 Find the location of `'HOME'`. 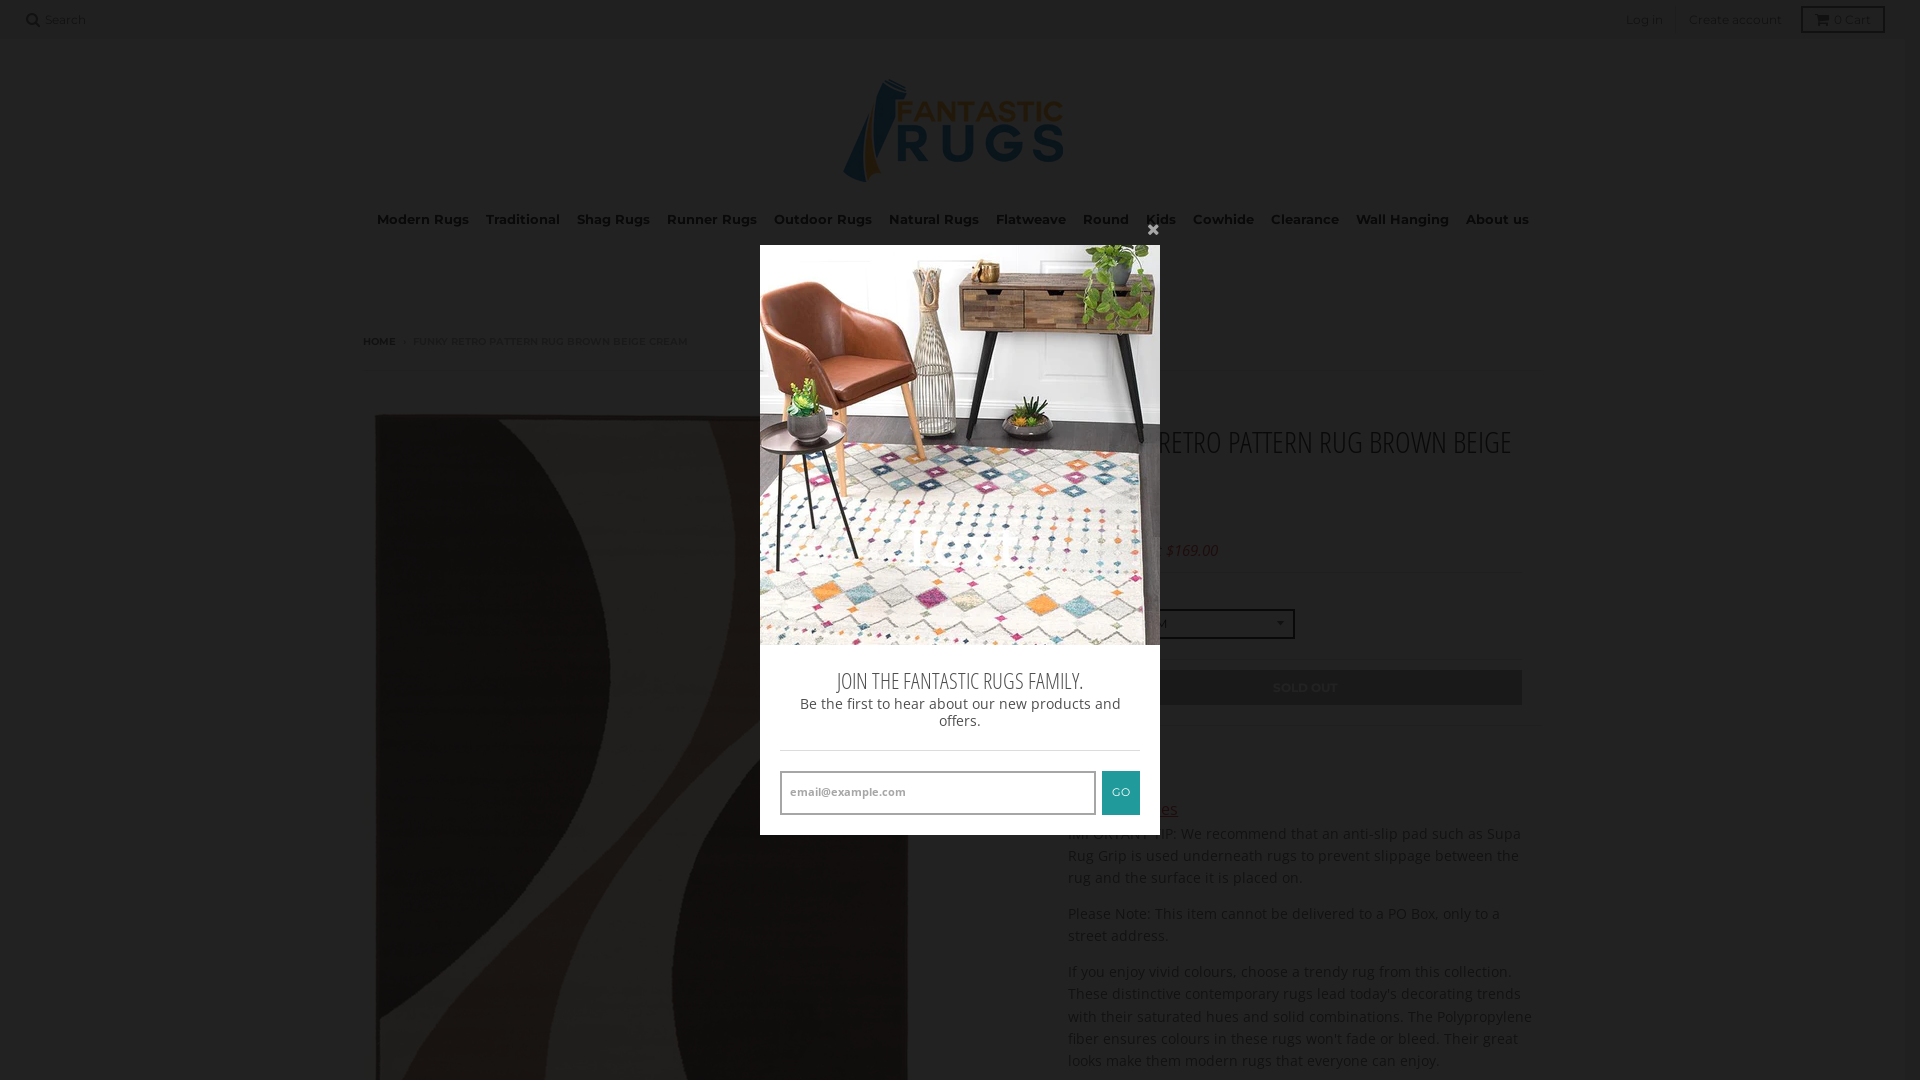

'HOME' is located at coordinates (378, 340).